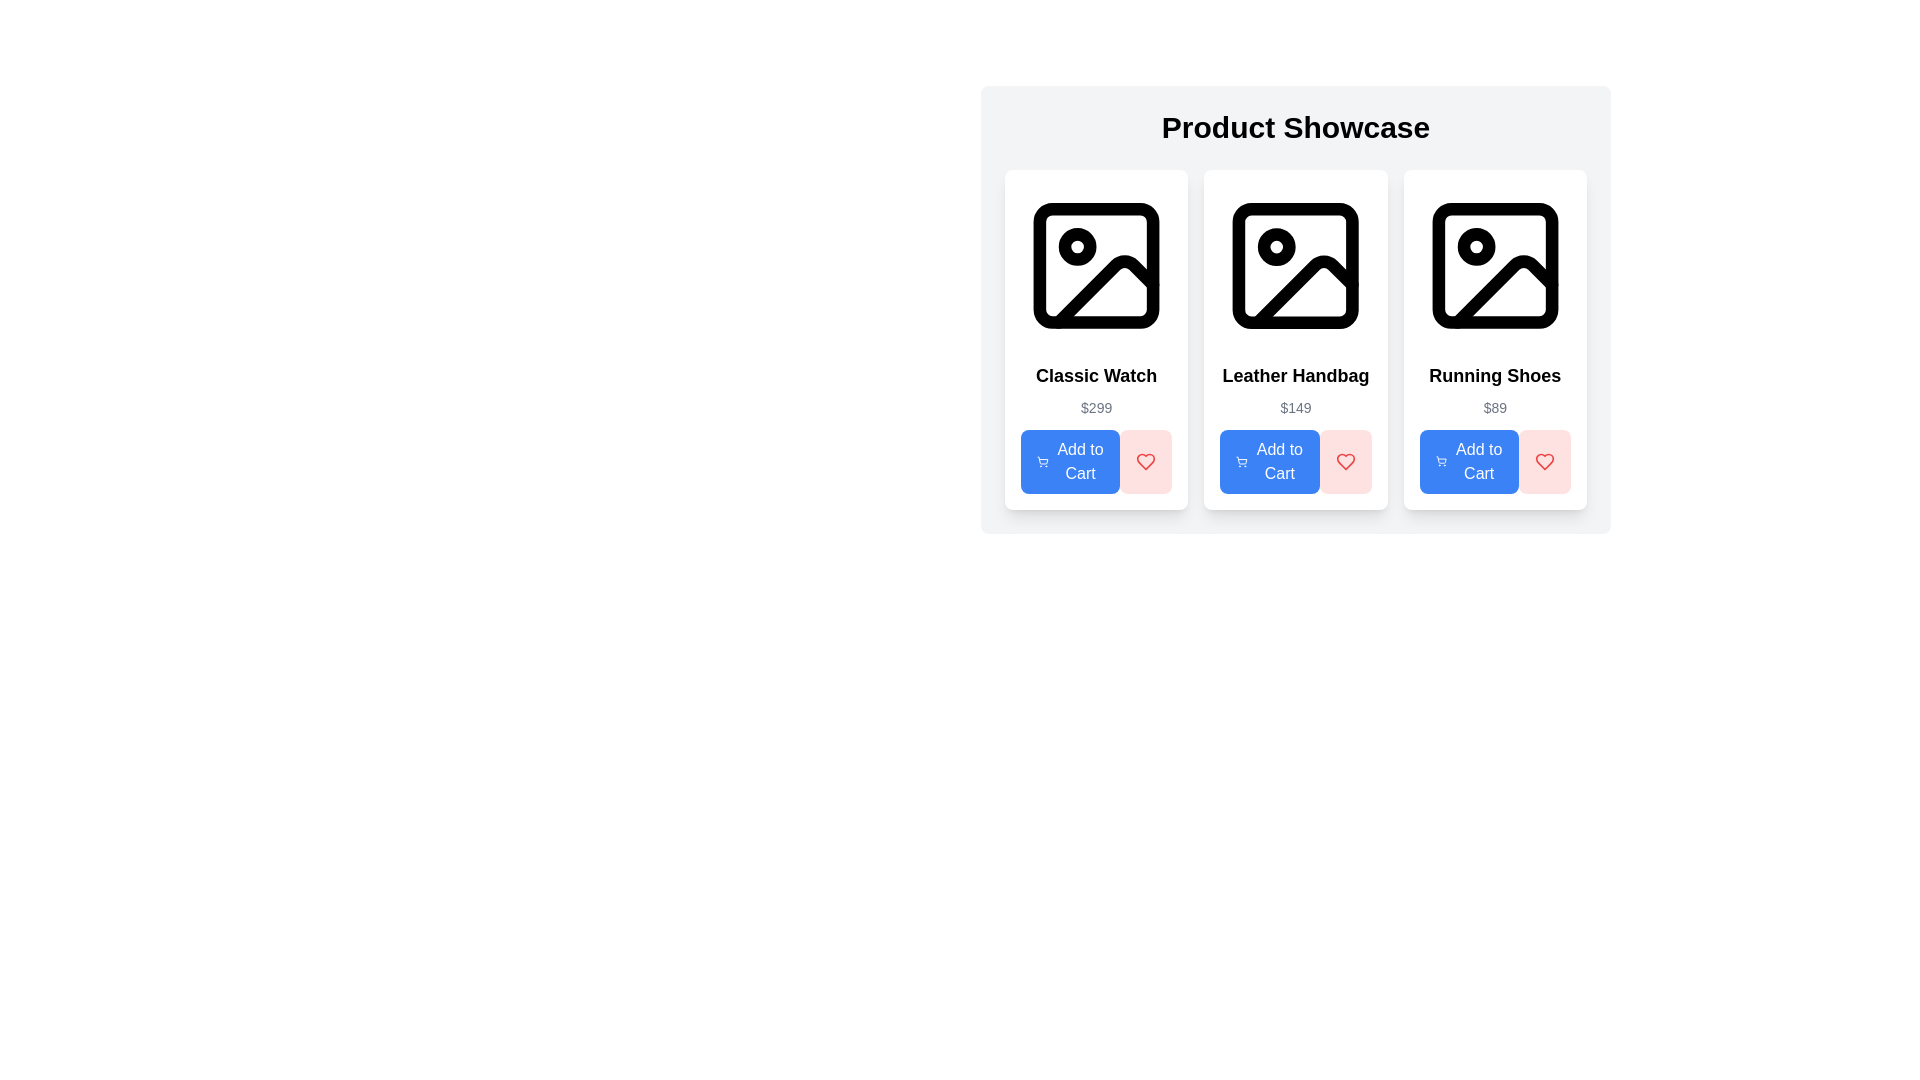  Describe the element at coordinates (1269, 462) in the screenshot. I see `the button located in the middle column below the 'Leather Handbag' product image and description` at that location.